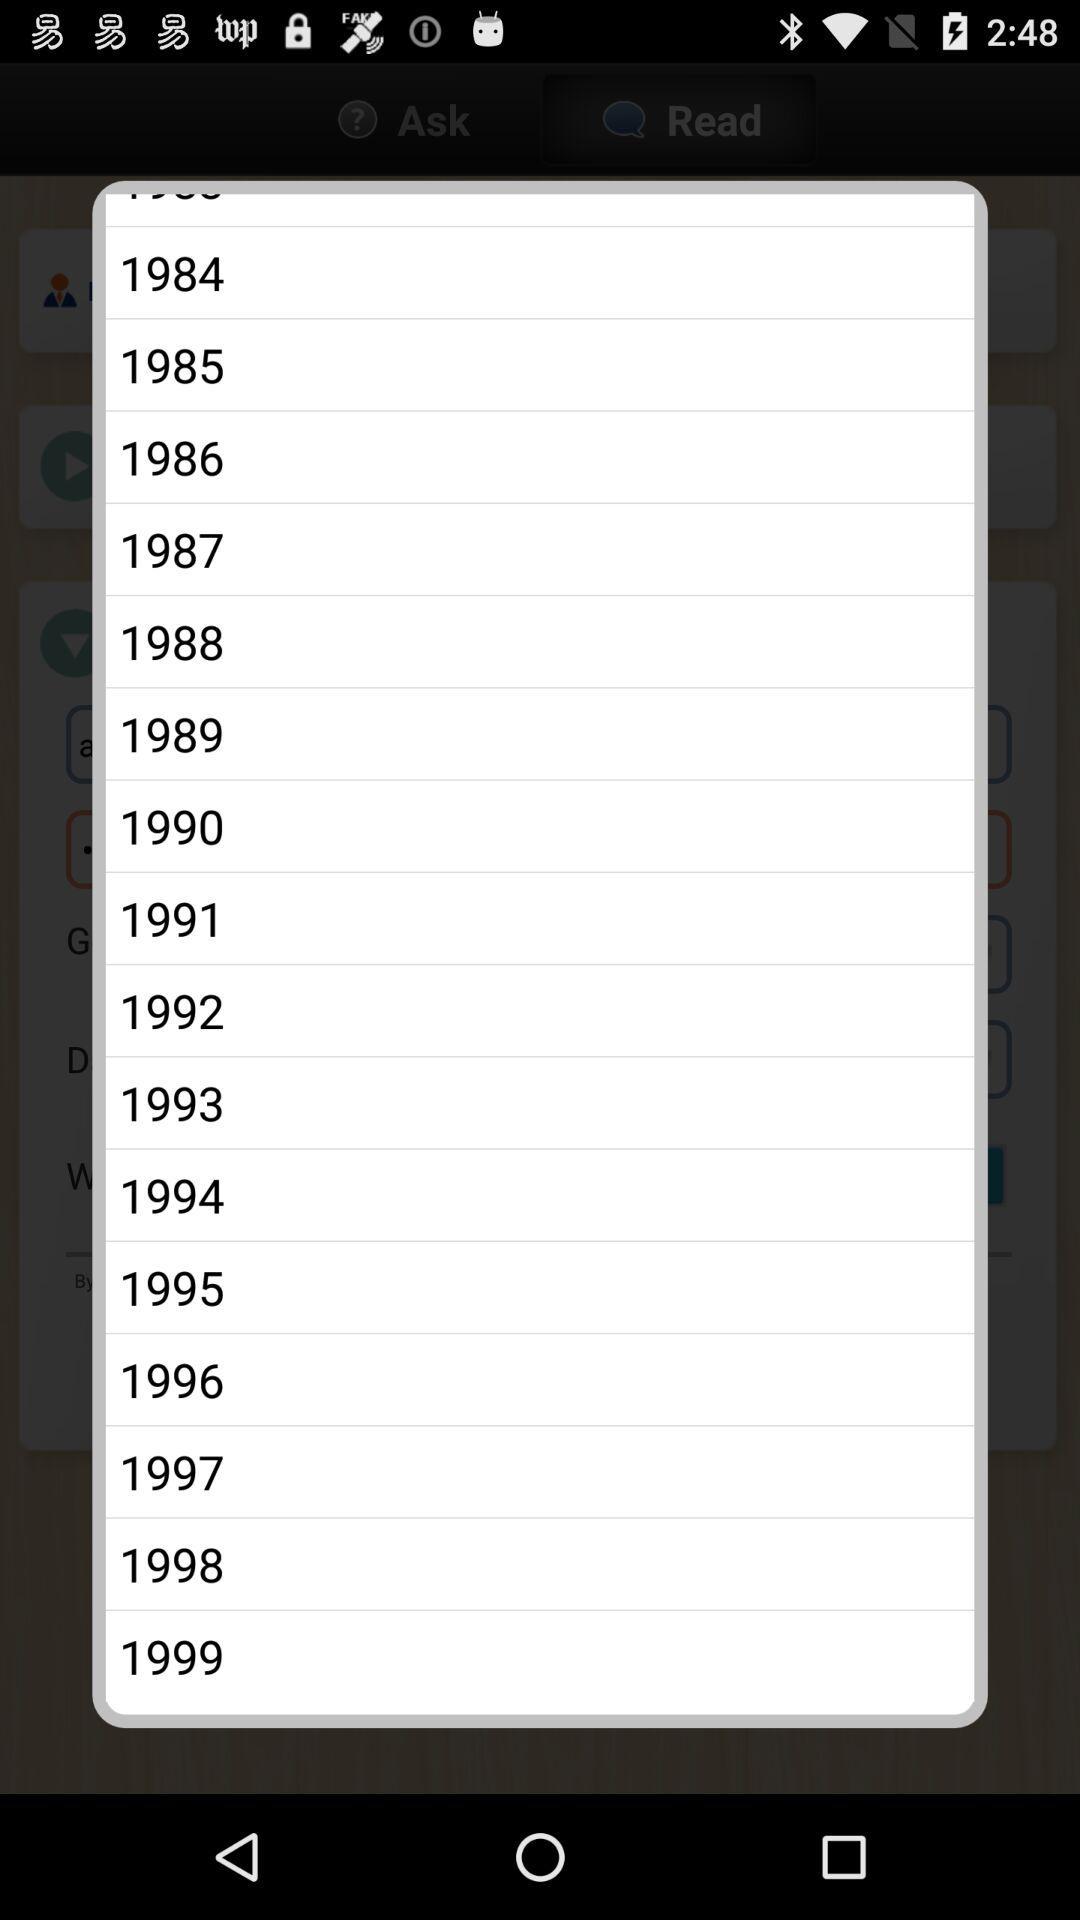 The height and width of the screenshot is (1920, 1080). Describe the element at coordinates (540, 917) in the screenshot. I see `the item above the 1992 item` at that location.